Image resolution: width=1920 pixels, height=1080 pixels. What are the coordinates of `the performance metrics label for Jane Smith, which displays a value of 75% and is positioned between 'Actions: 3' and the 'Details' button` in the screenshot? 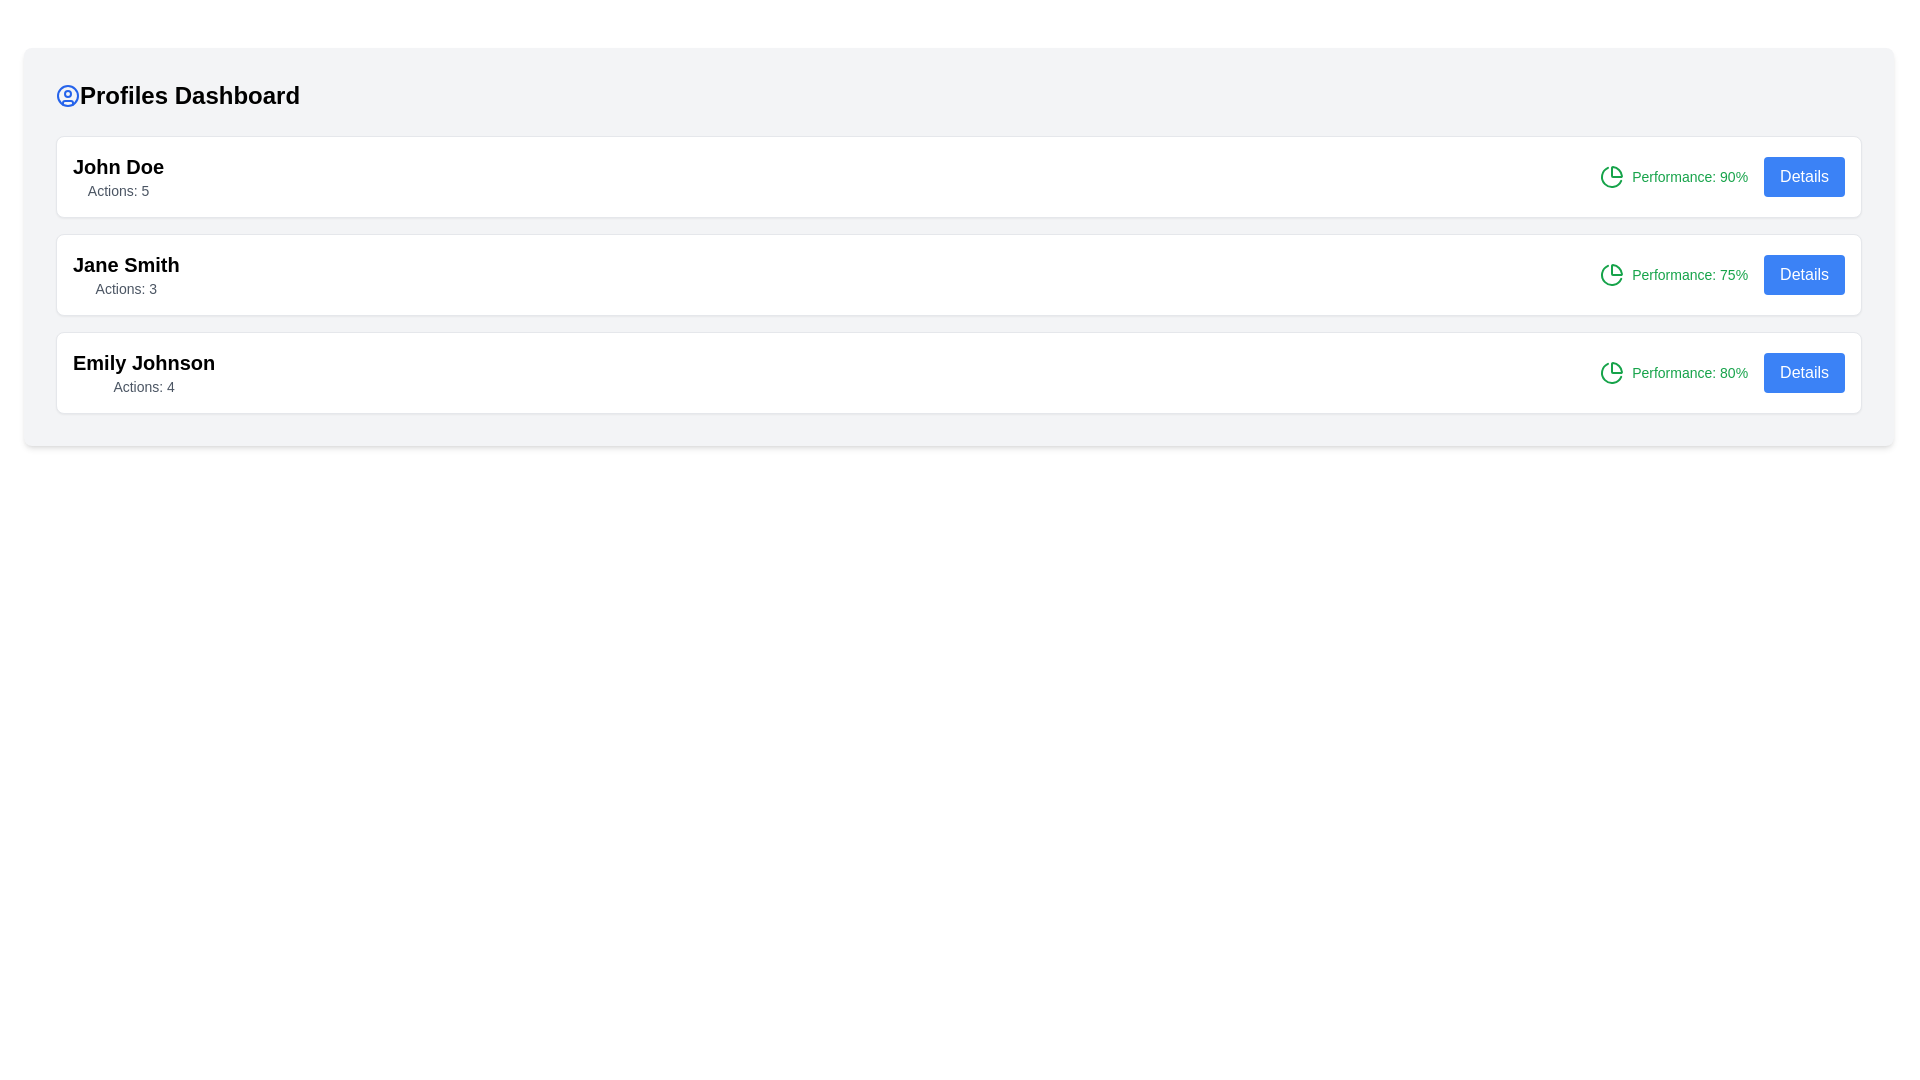 It's located at (1721, 274).